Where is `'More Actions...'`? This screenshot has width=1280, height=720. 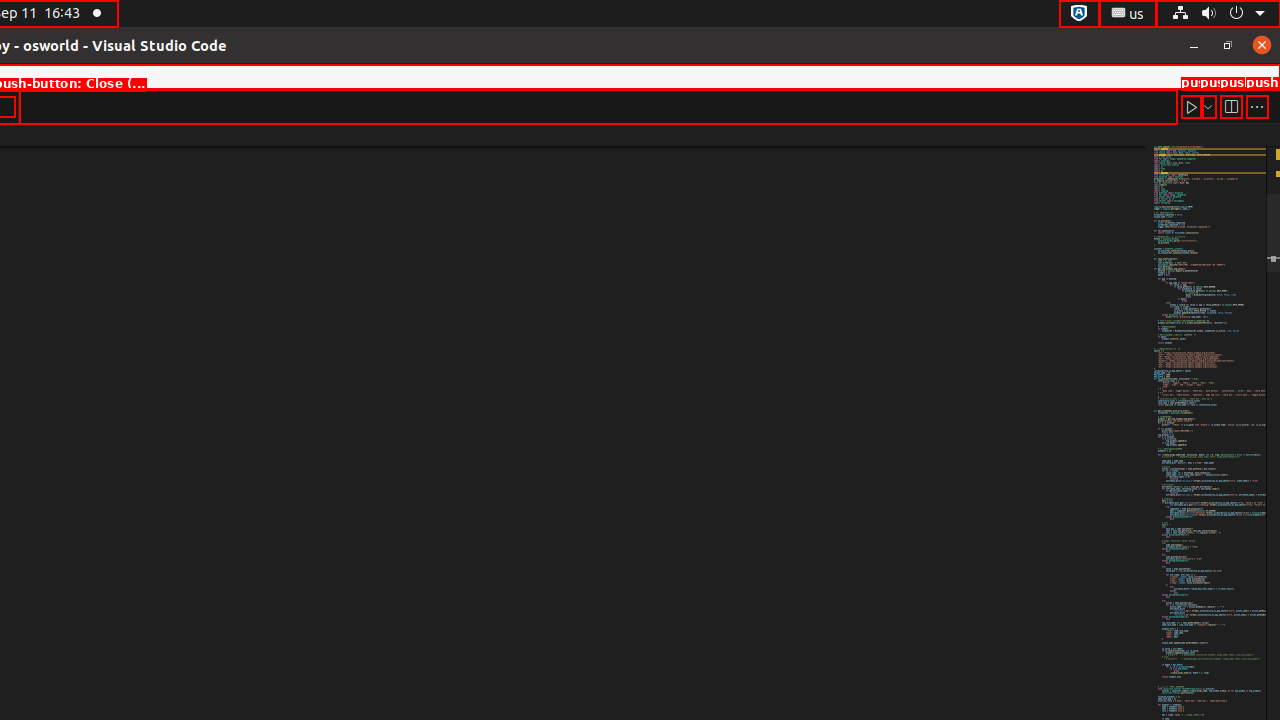 'More Actions...' is located at coordinates (1255, 106).